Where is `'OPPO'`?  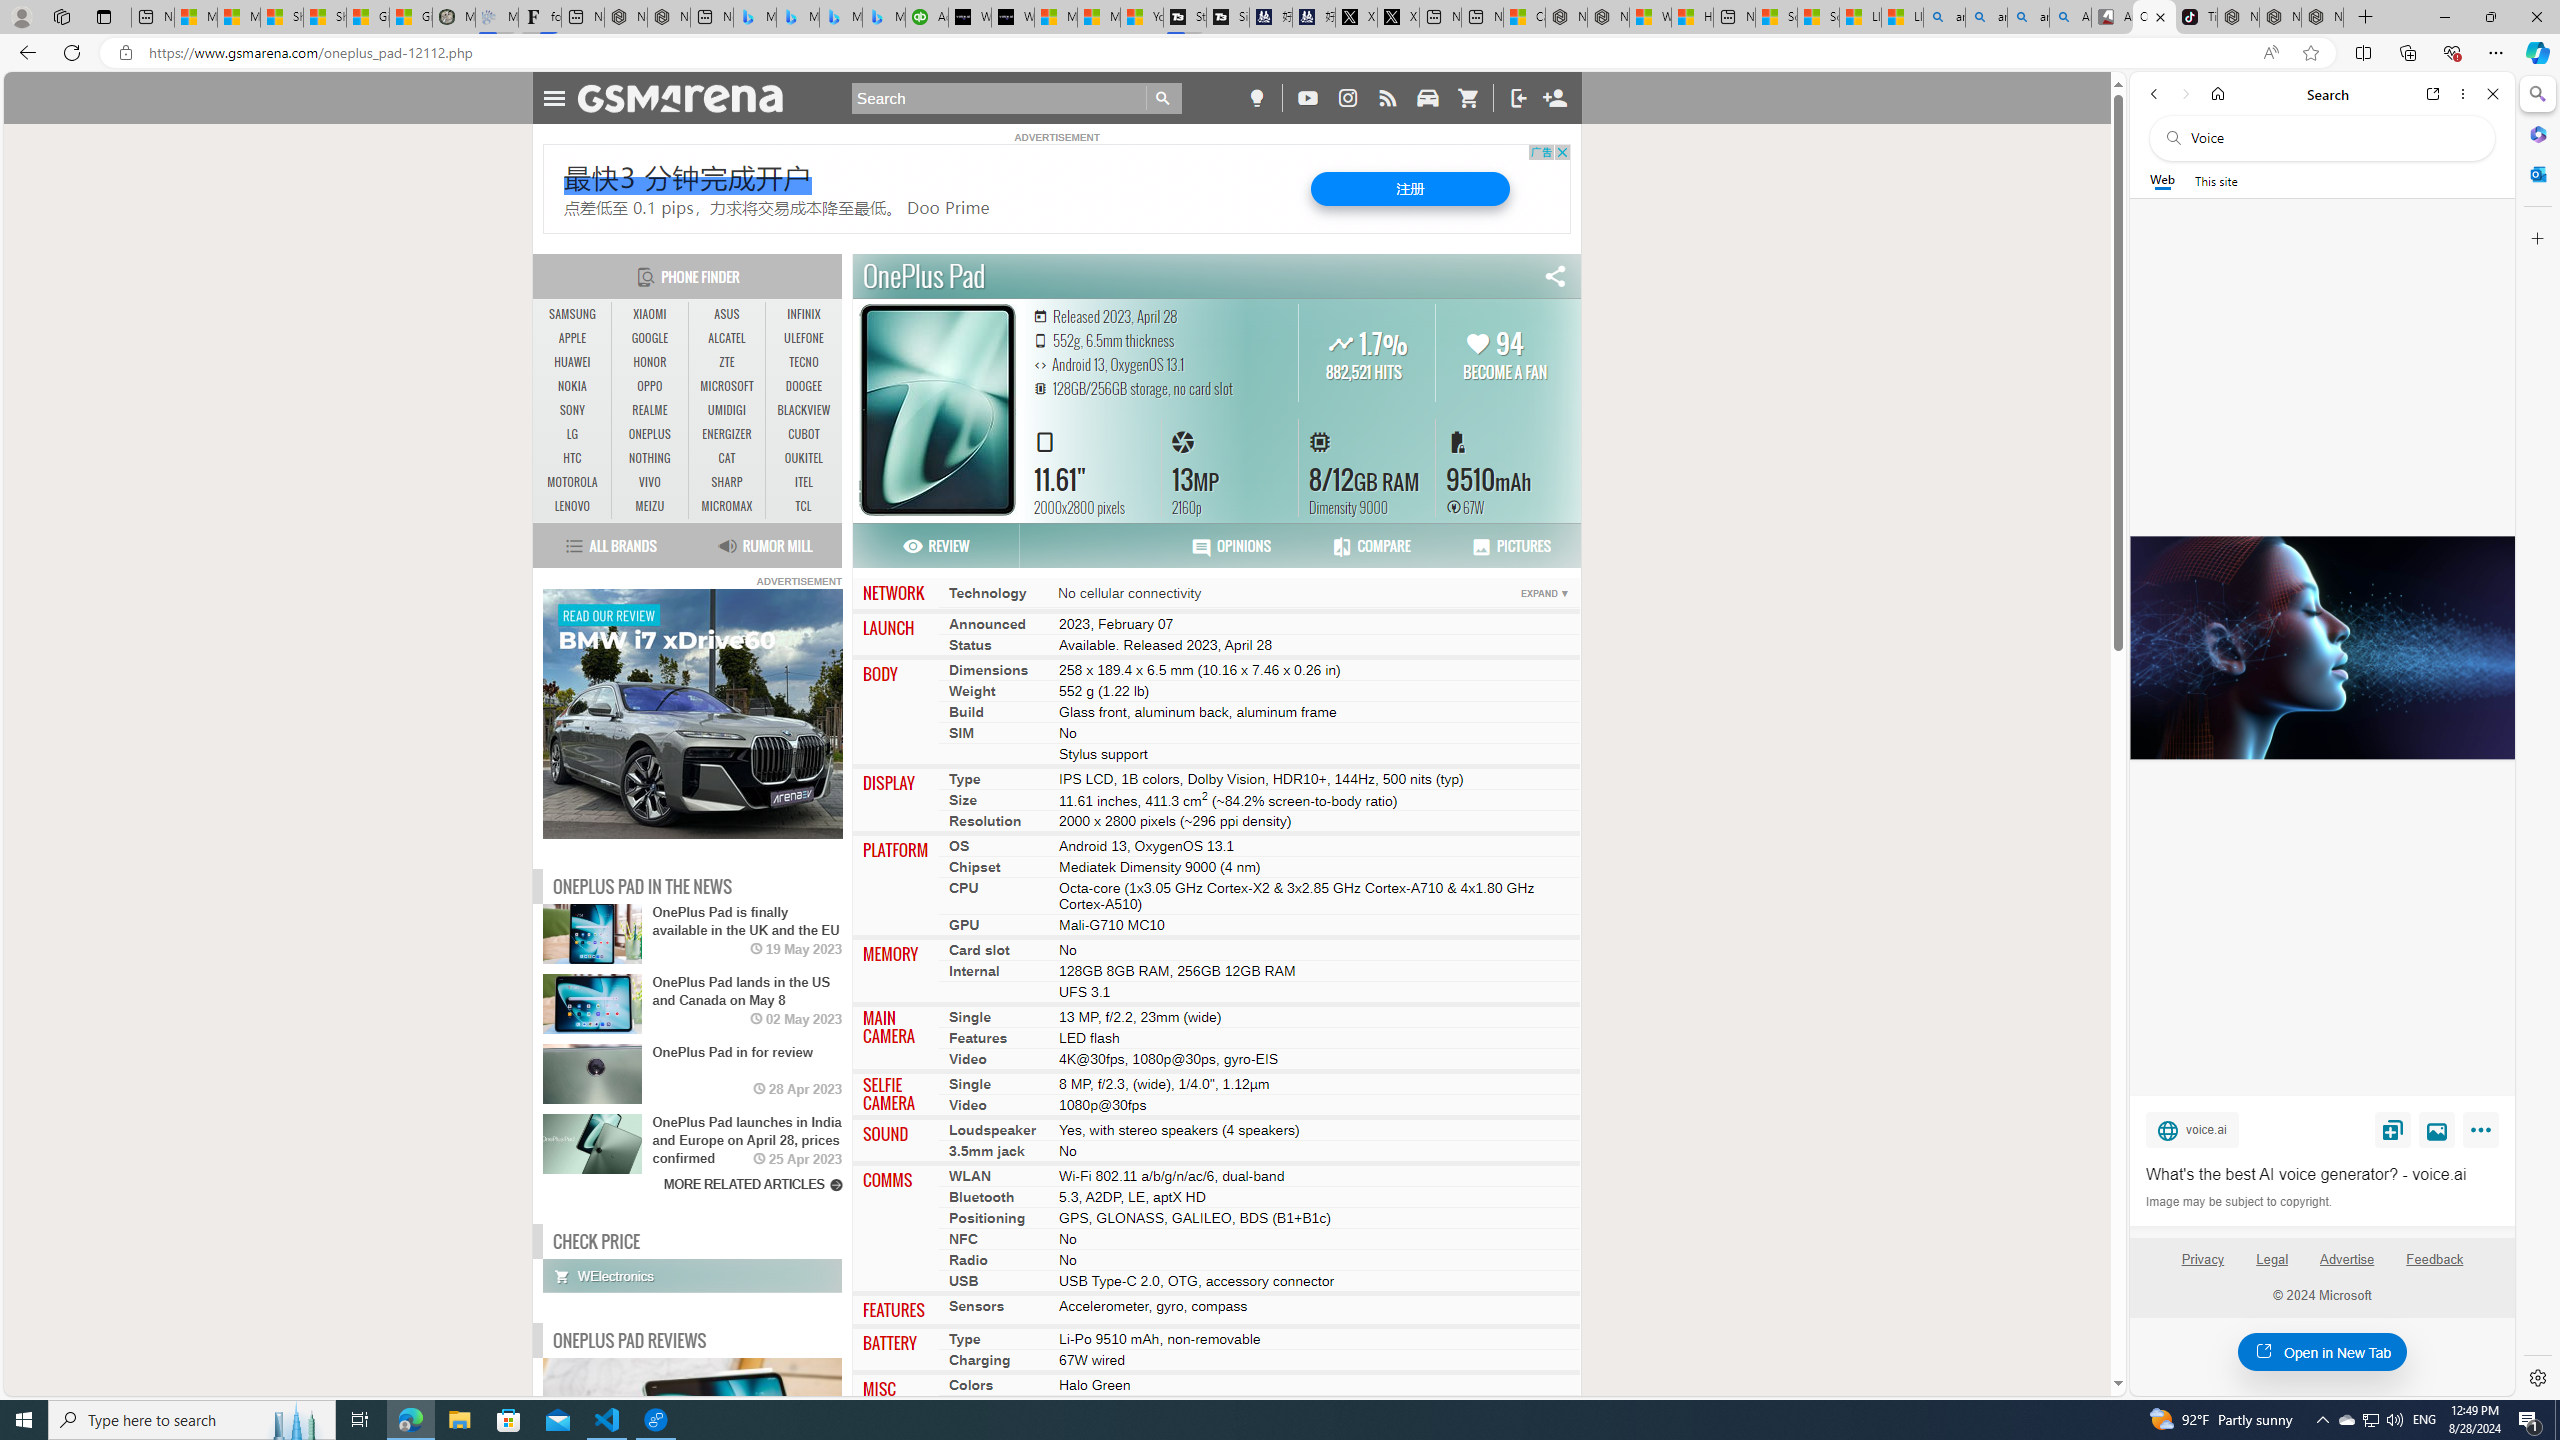 'OPPO' is located at coordinates (649, 386).